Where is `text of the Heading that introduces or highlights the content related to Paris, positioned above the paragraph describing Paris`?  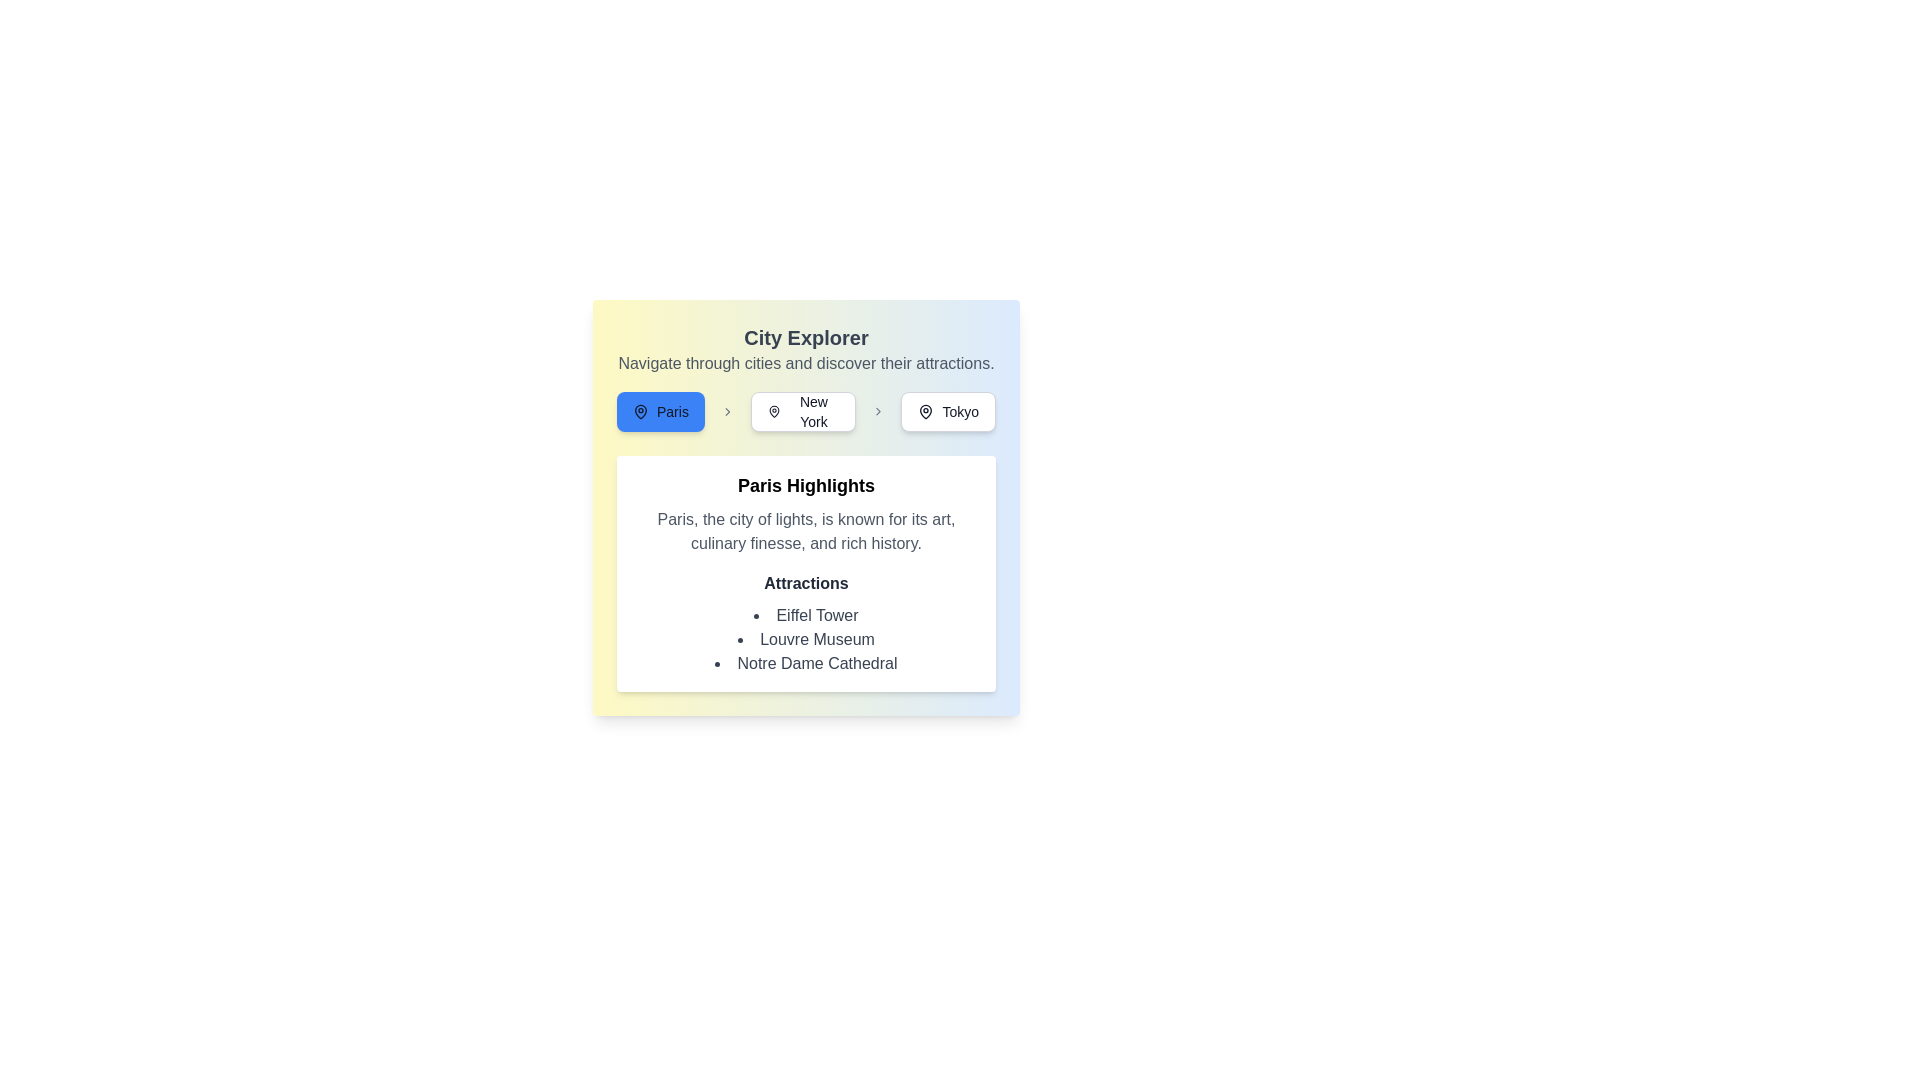
text of the Heading that introduces or highlights the content related to Paris, positioned above the paragraph describing Paris is located at coordinates (806, 486).